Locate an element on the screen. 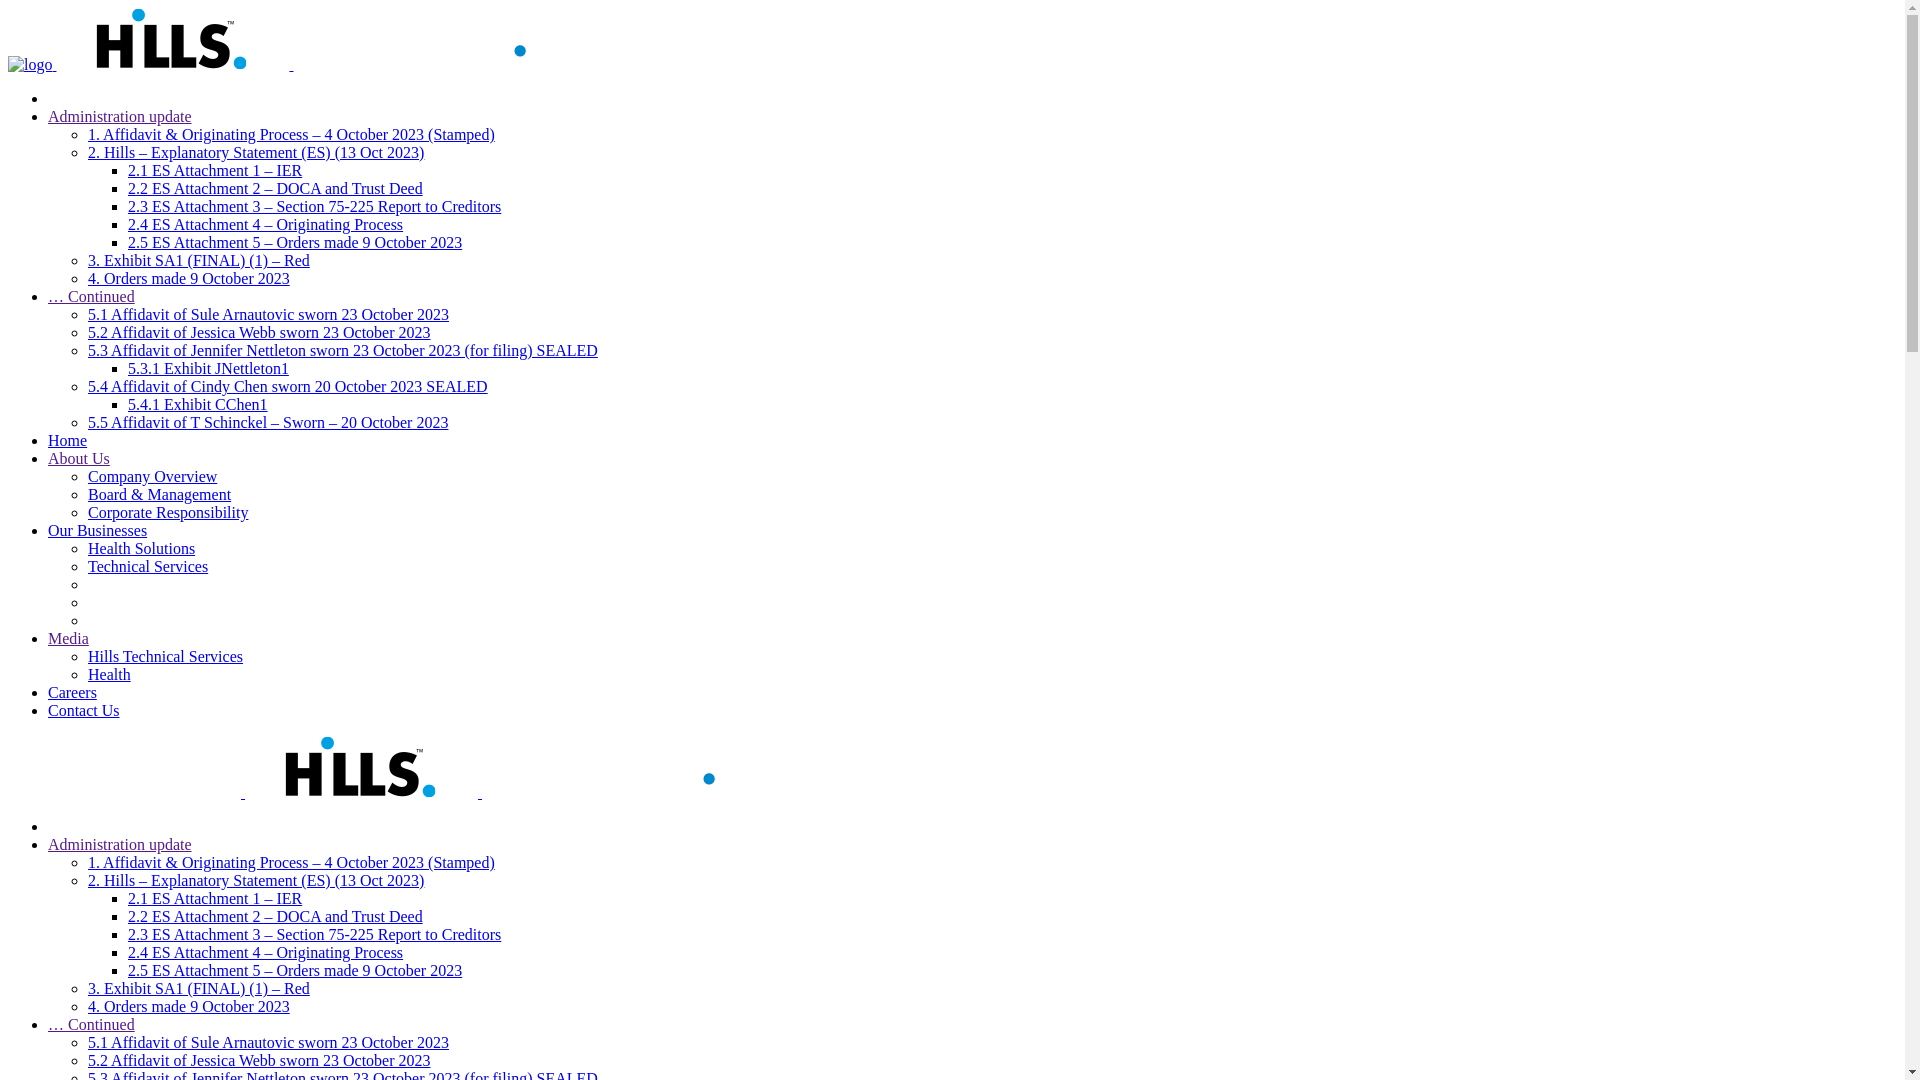 The height and width of the screenshot is (1080, 1920). '5.3.1 Exhibit JNettleton1' is located at coordinates (208, 368).